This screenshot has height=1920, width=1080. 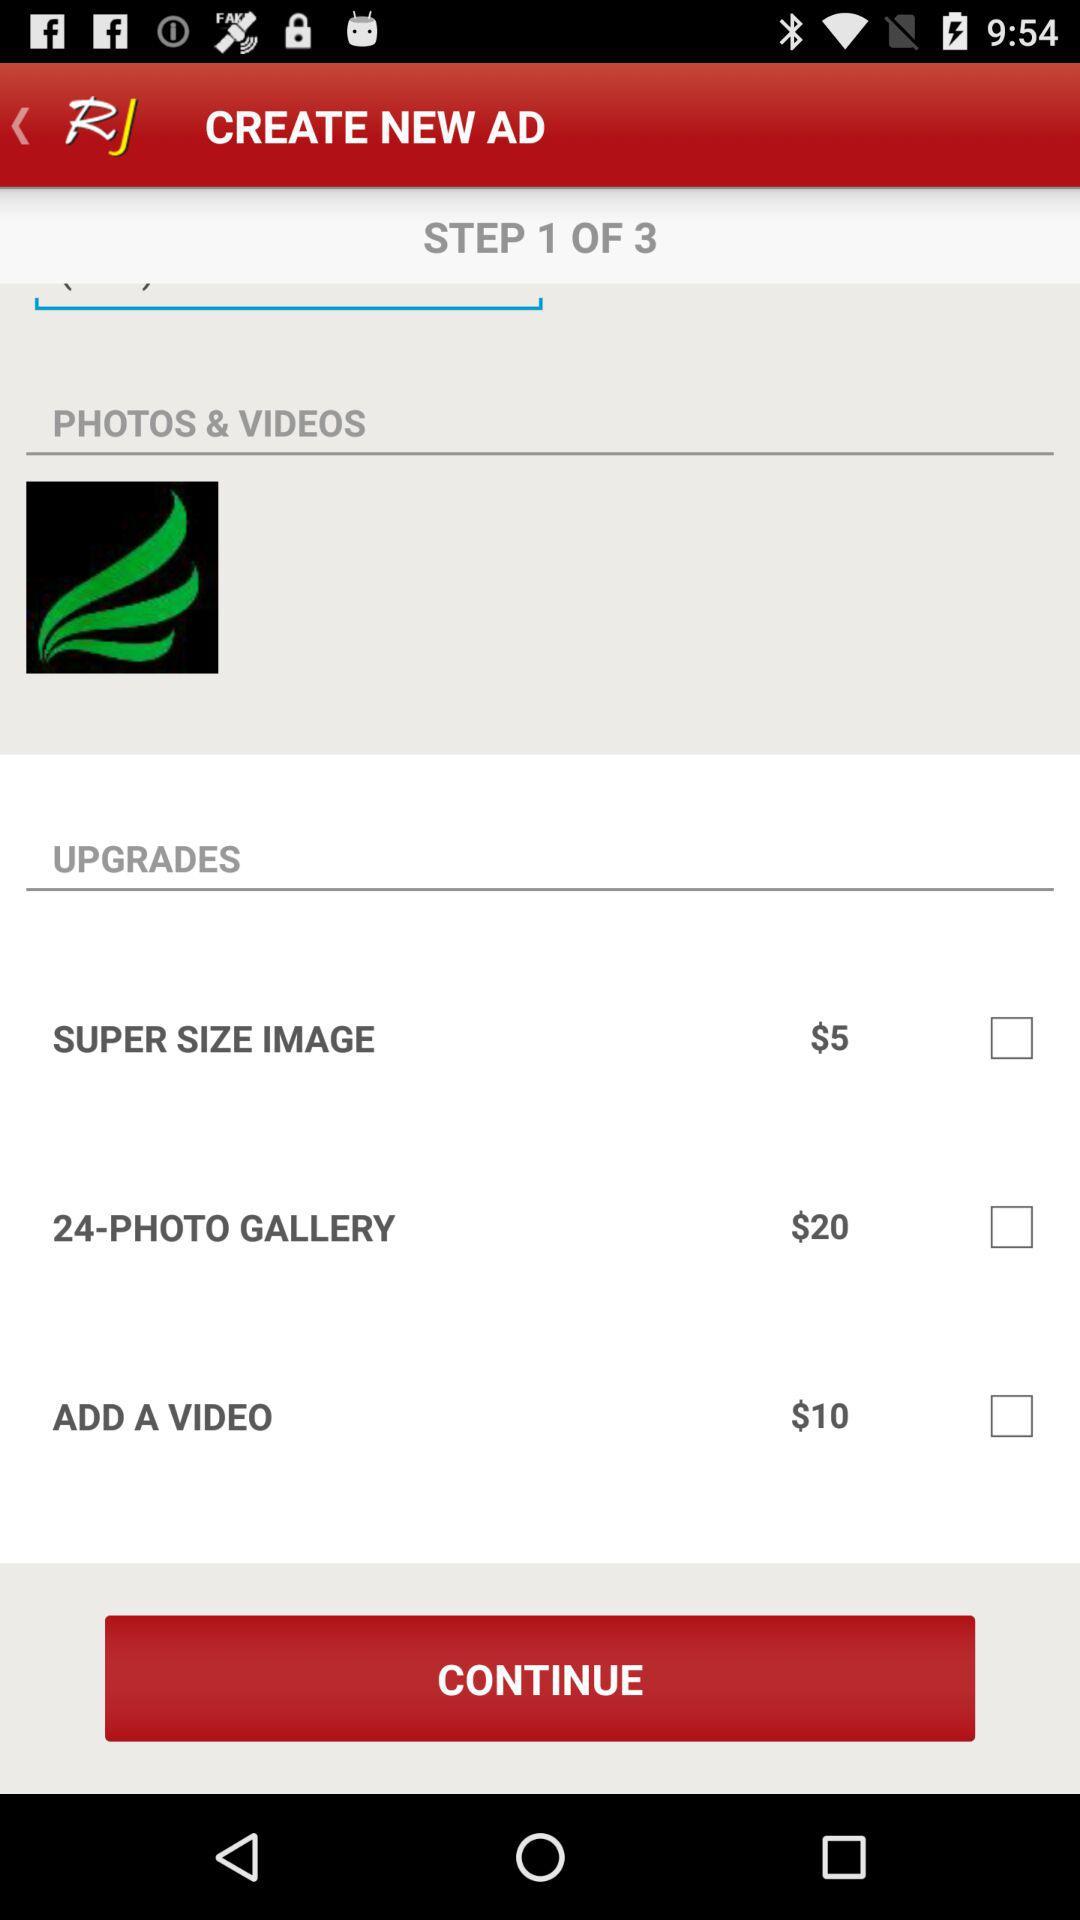 What do you see at coordinates (1011, 1226) in the screenshot?
I see `checkbox` at bounding box center [1011, 1226].